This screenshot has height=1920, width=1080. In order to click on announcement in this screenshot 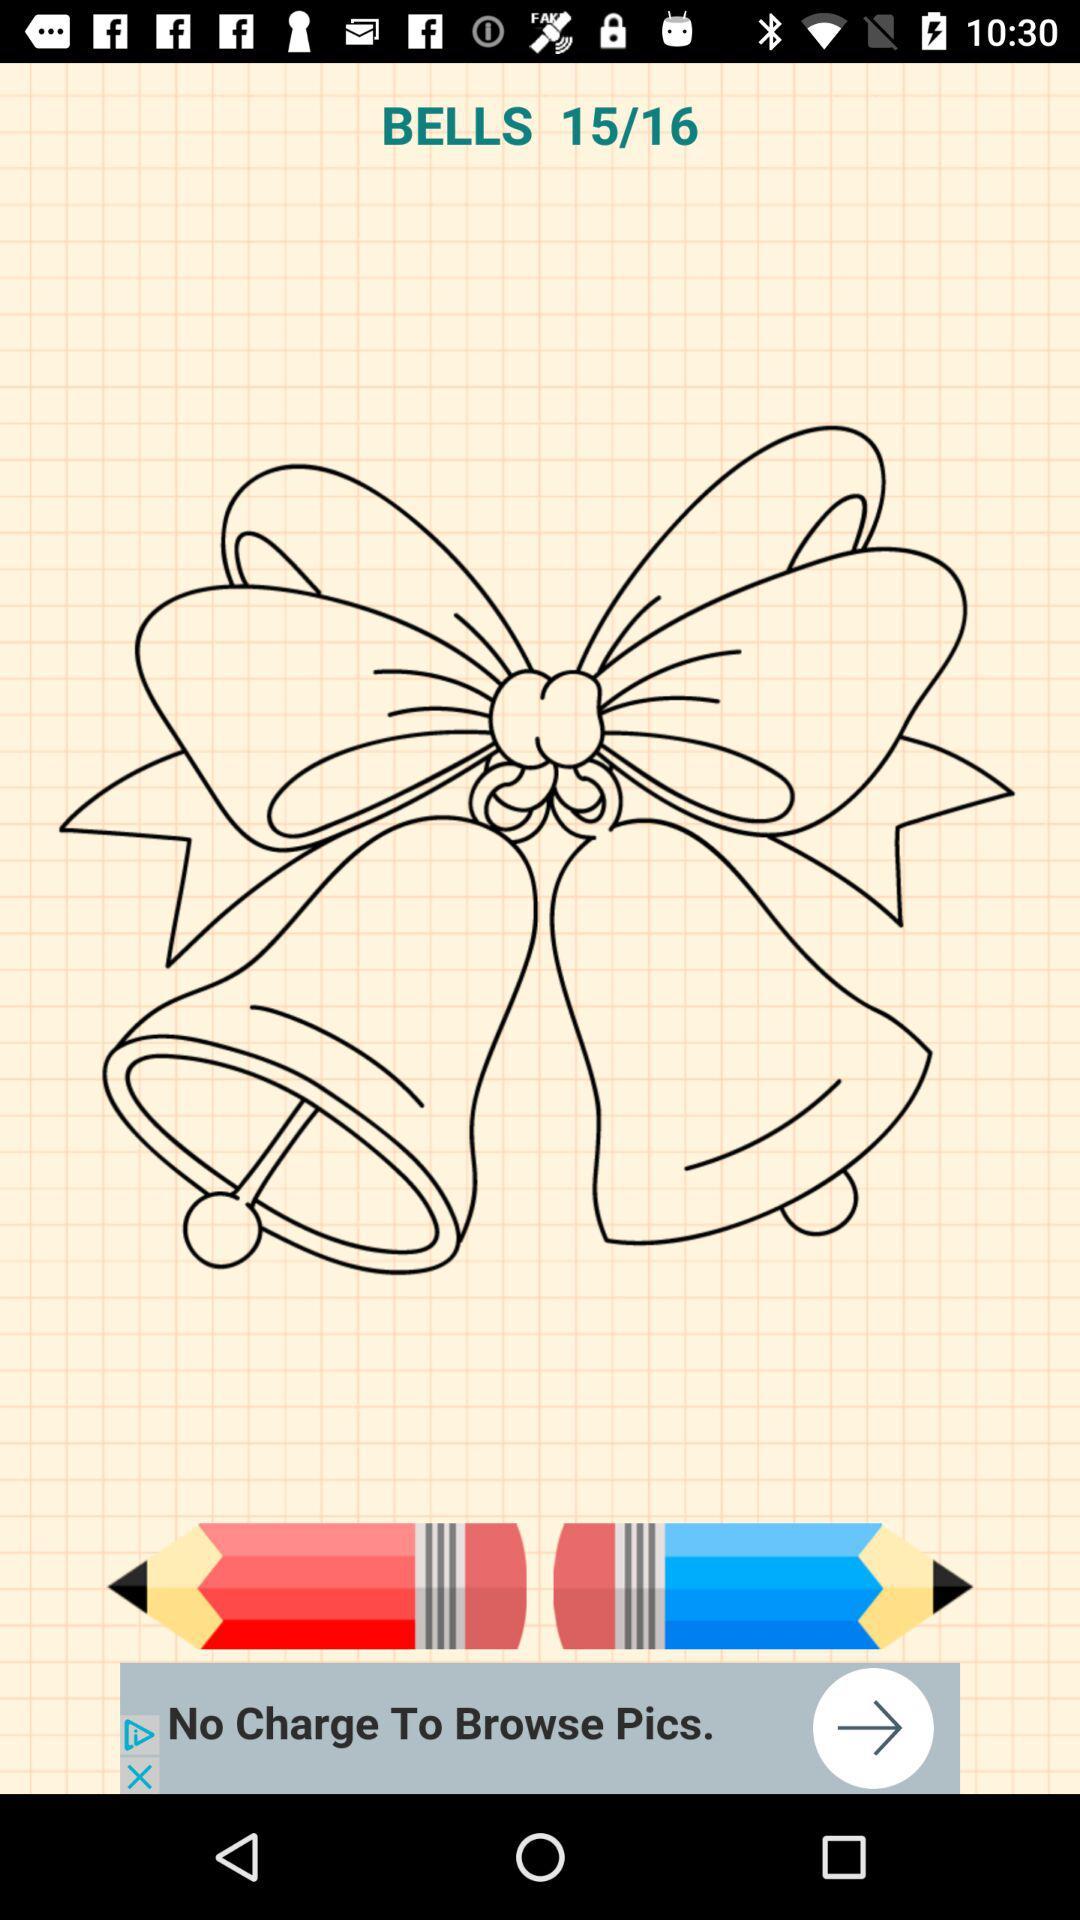, I will do `click(540, 1727)`.